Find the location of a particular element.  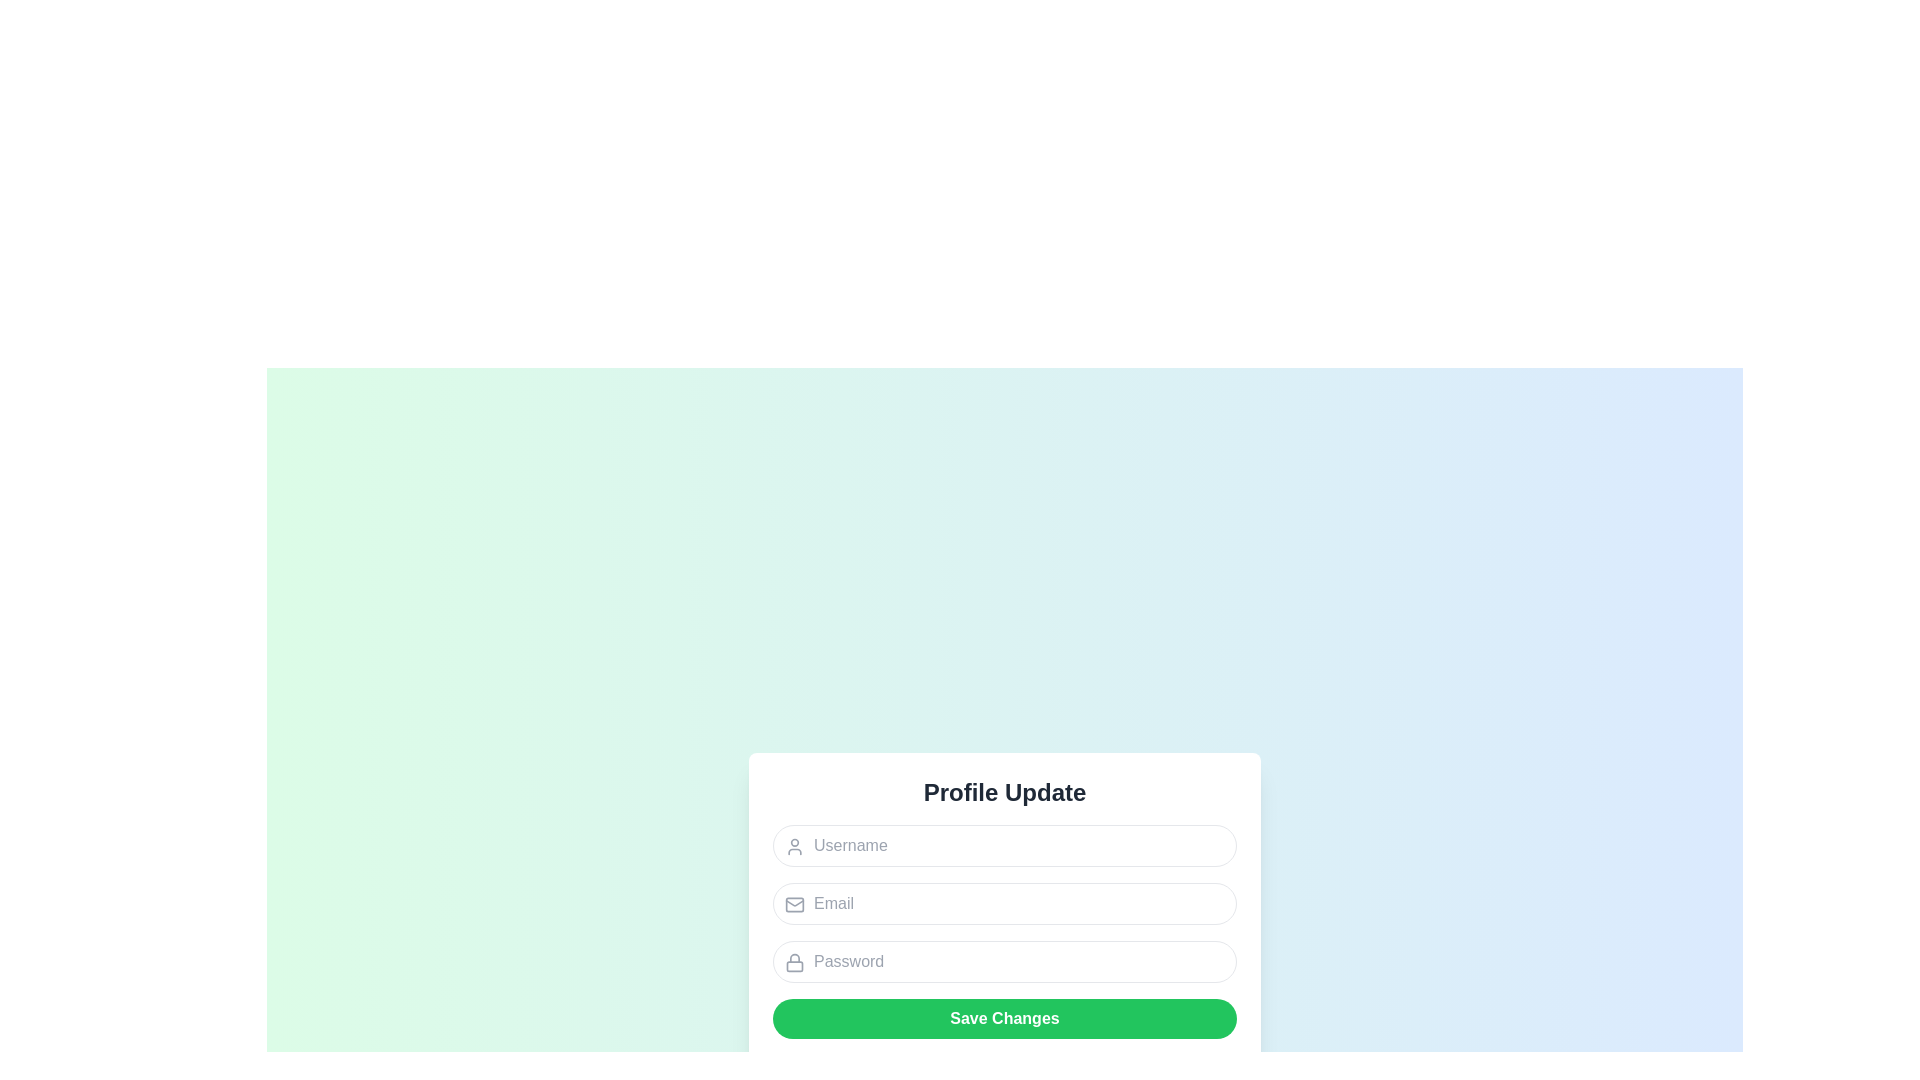

the visual icon part (rectangular shape within a lock icon) located adjacent to the 'Password' input field under the 'Profile Update' heading is located at coordinates (794, 965).